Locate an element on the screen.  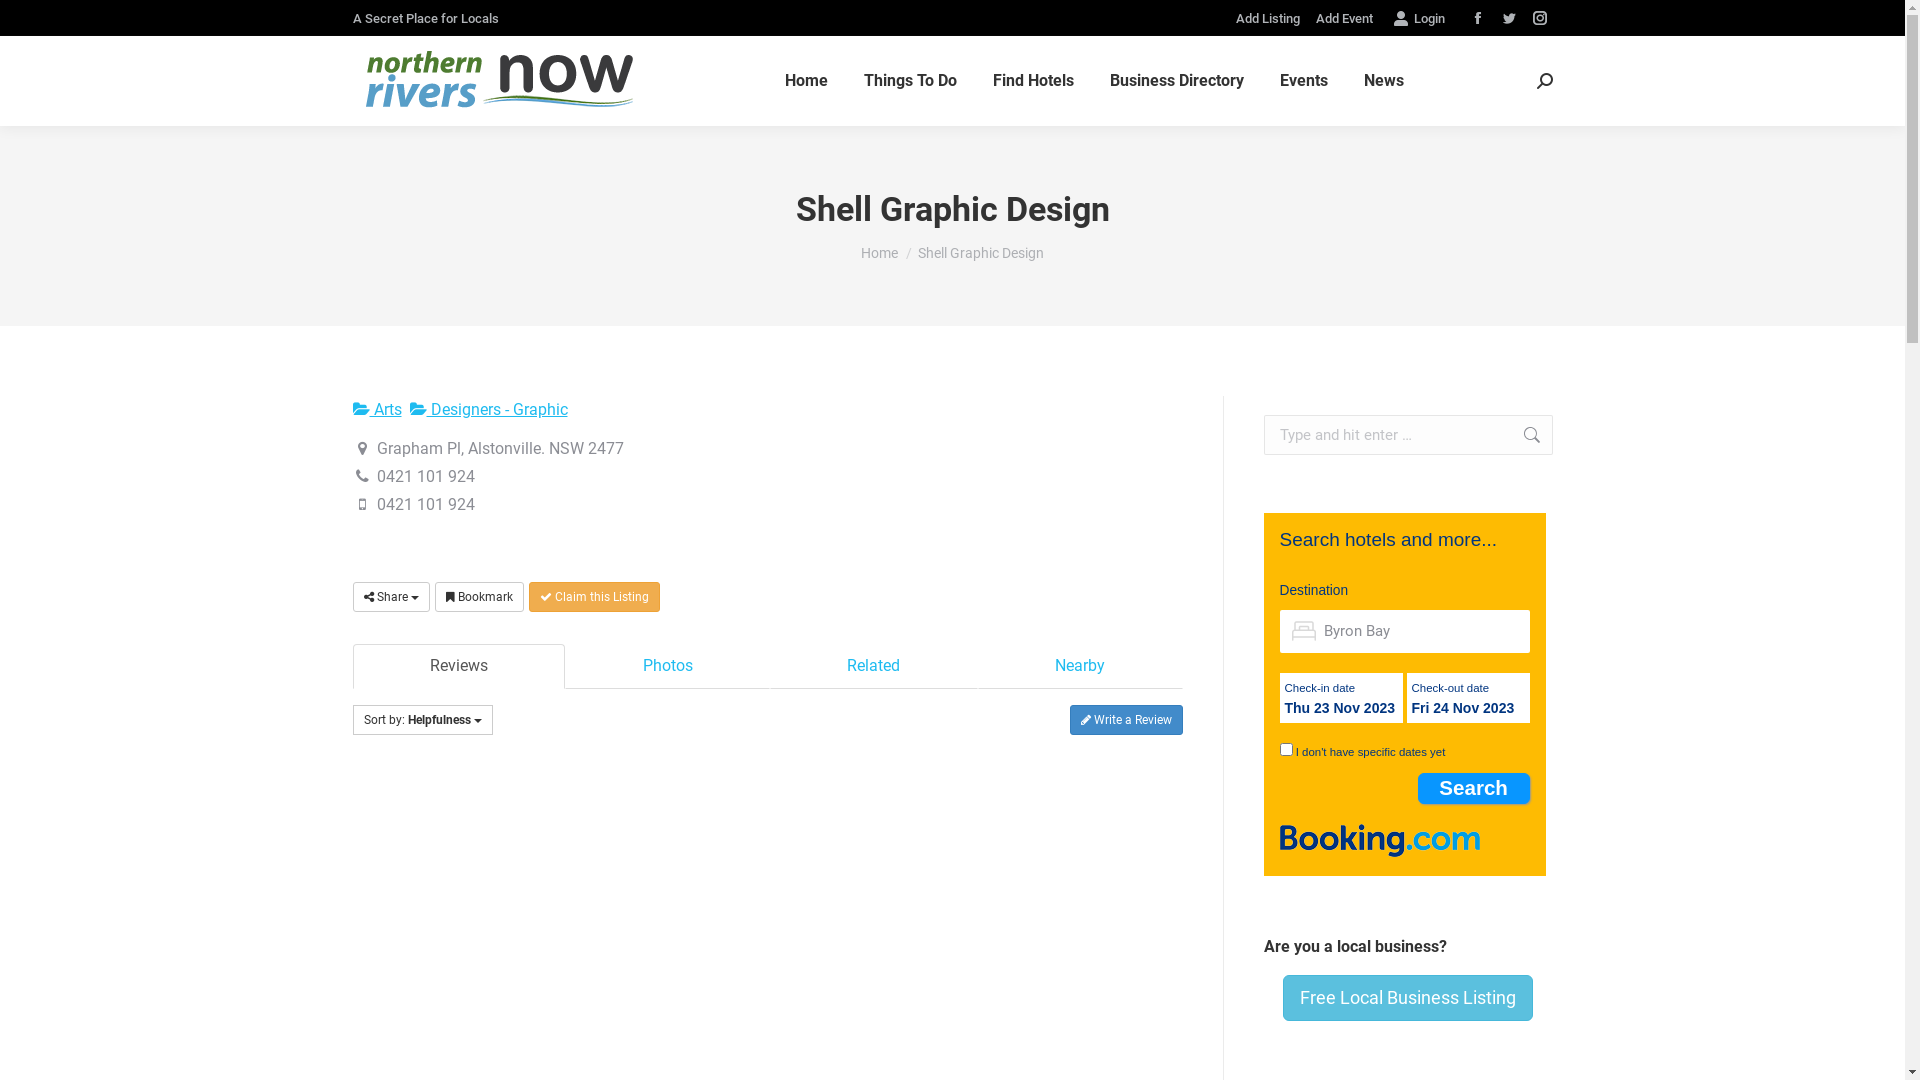
'Events' is located at coordinates (1304, 80).